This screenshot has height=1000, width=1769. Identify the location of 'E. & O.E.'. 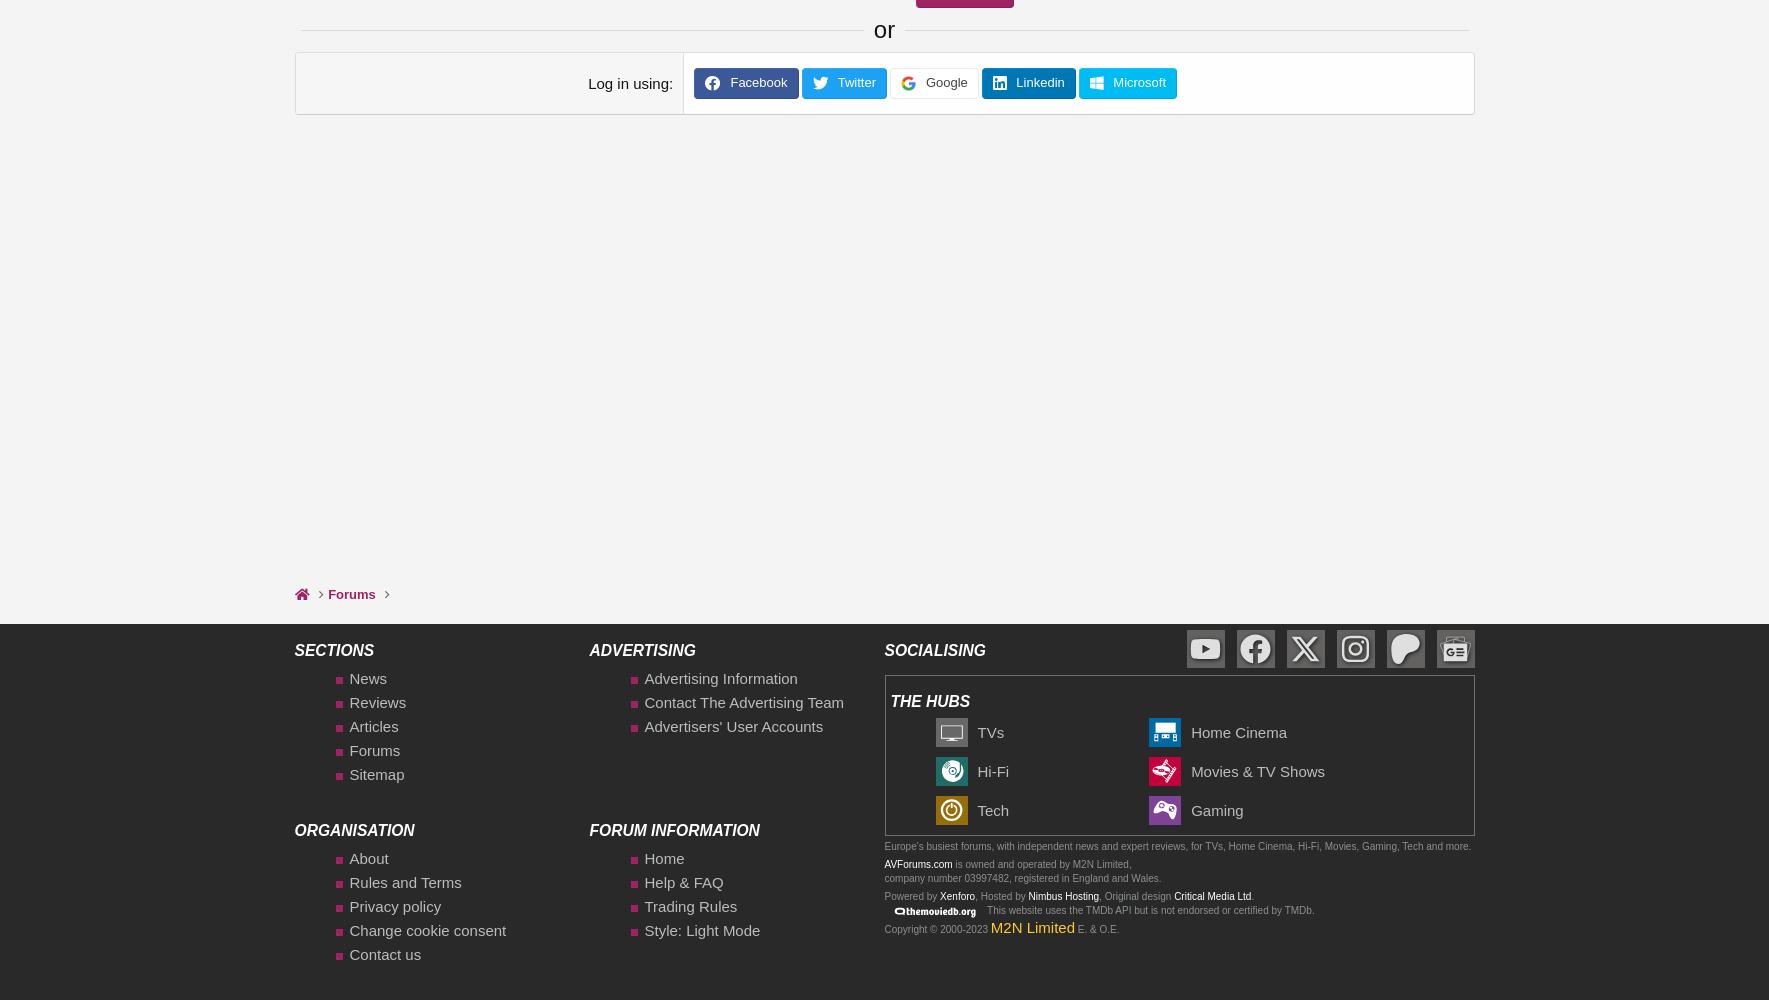
(1074, 928).